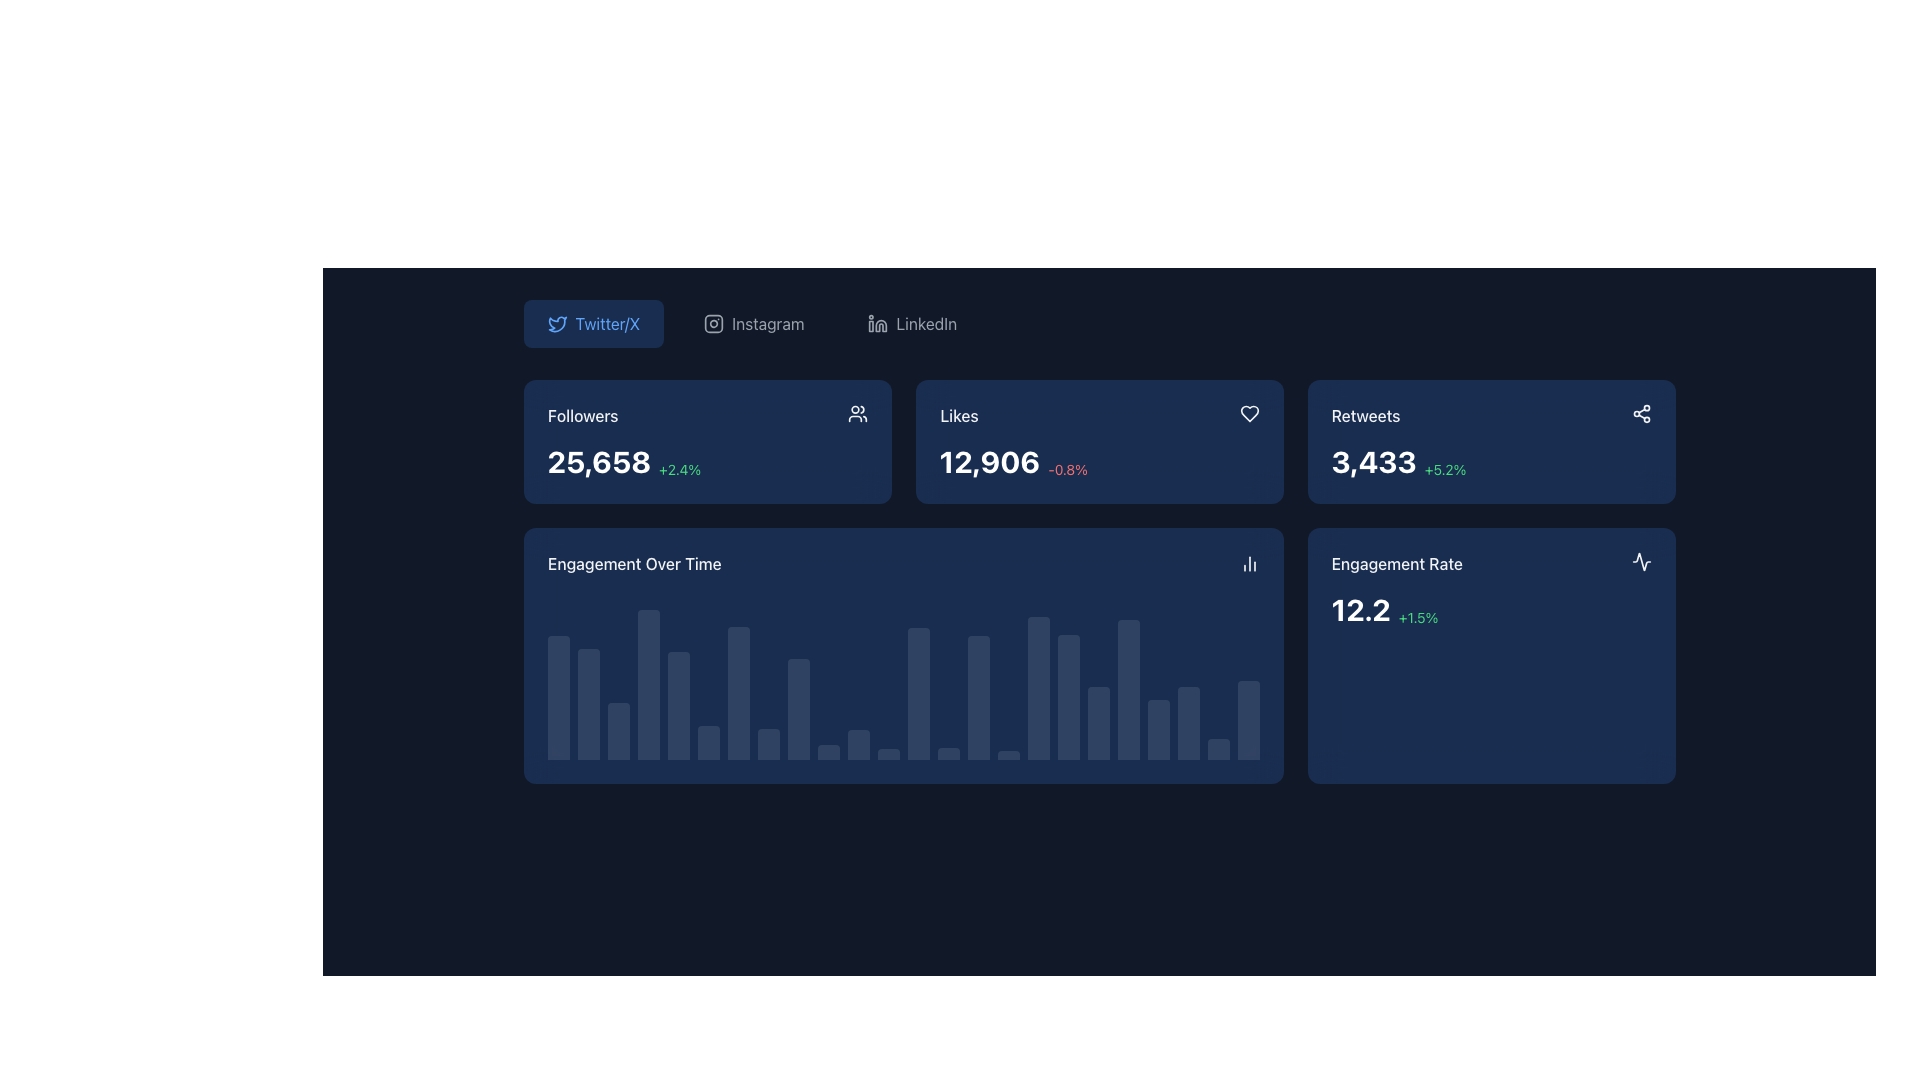 The width and height of the screenshot is (1920, 1080). I want to click on the static text element displaying the percentage change '-0.8%' in red color, which is located within the 'Likes' information card, positioned to the right of the main numerical value '12,906', so click(1064, 470).